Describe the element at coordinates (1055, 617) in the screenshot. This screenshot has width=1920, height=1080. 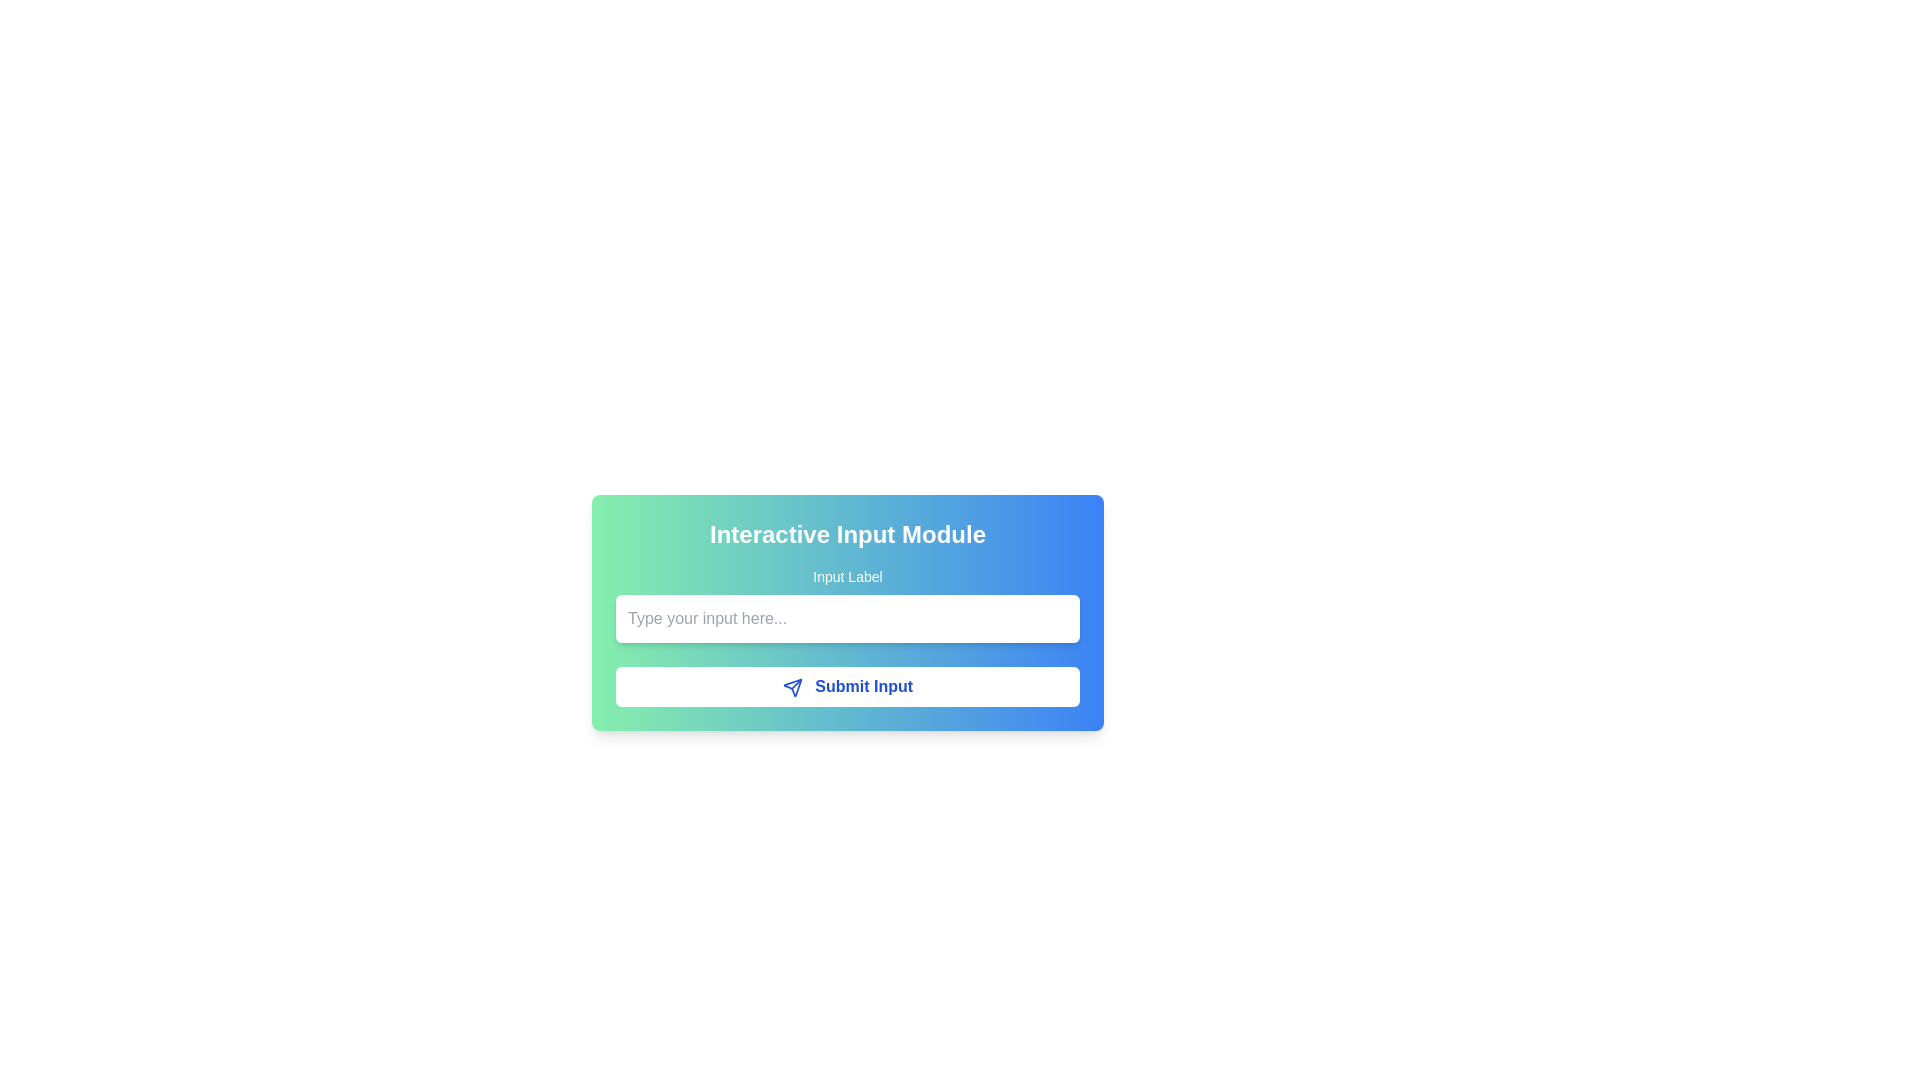
I see `the close button, which is a white outlined circle with an 'i' symbol in the center, located at the top-right corner of the input field labeled 'Type your input here...'` at that location.